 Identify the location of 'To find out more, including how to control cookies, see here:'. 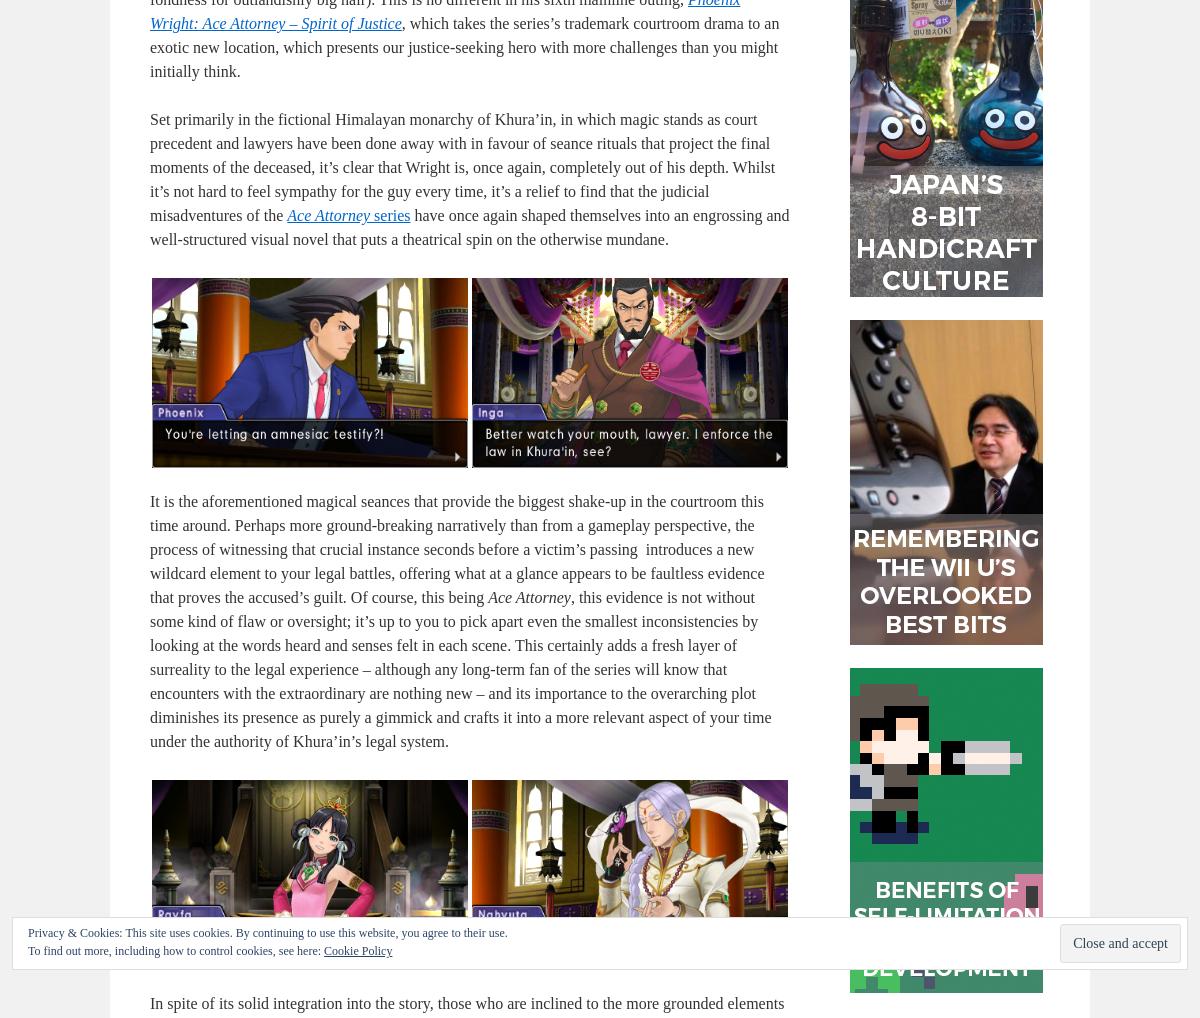
(175, 950).